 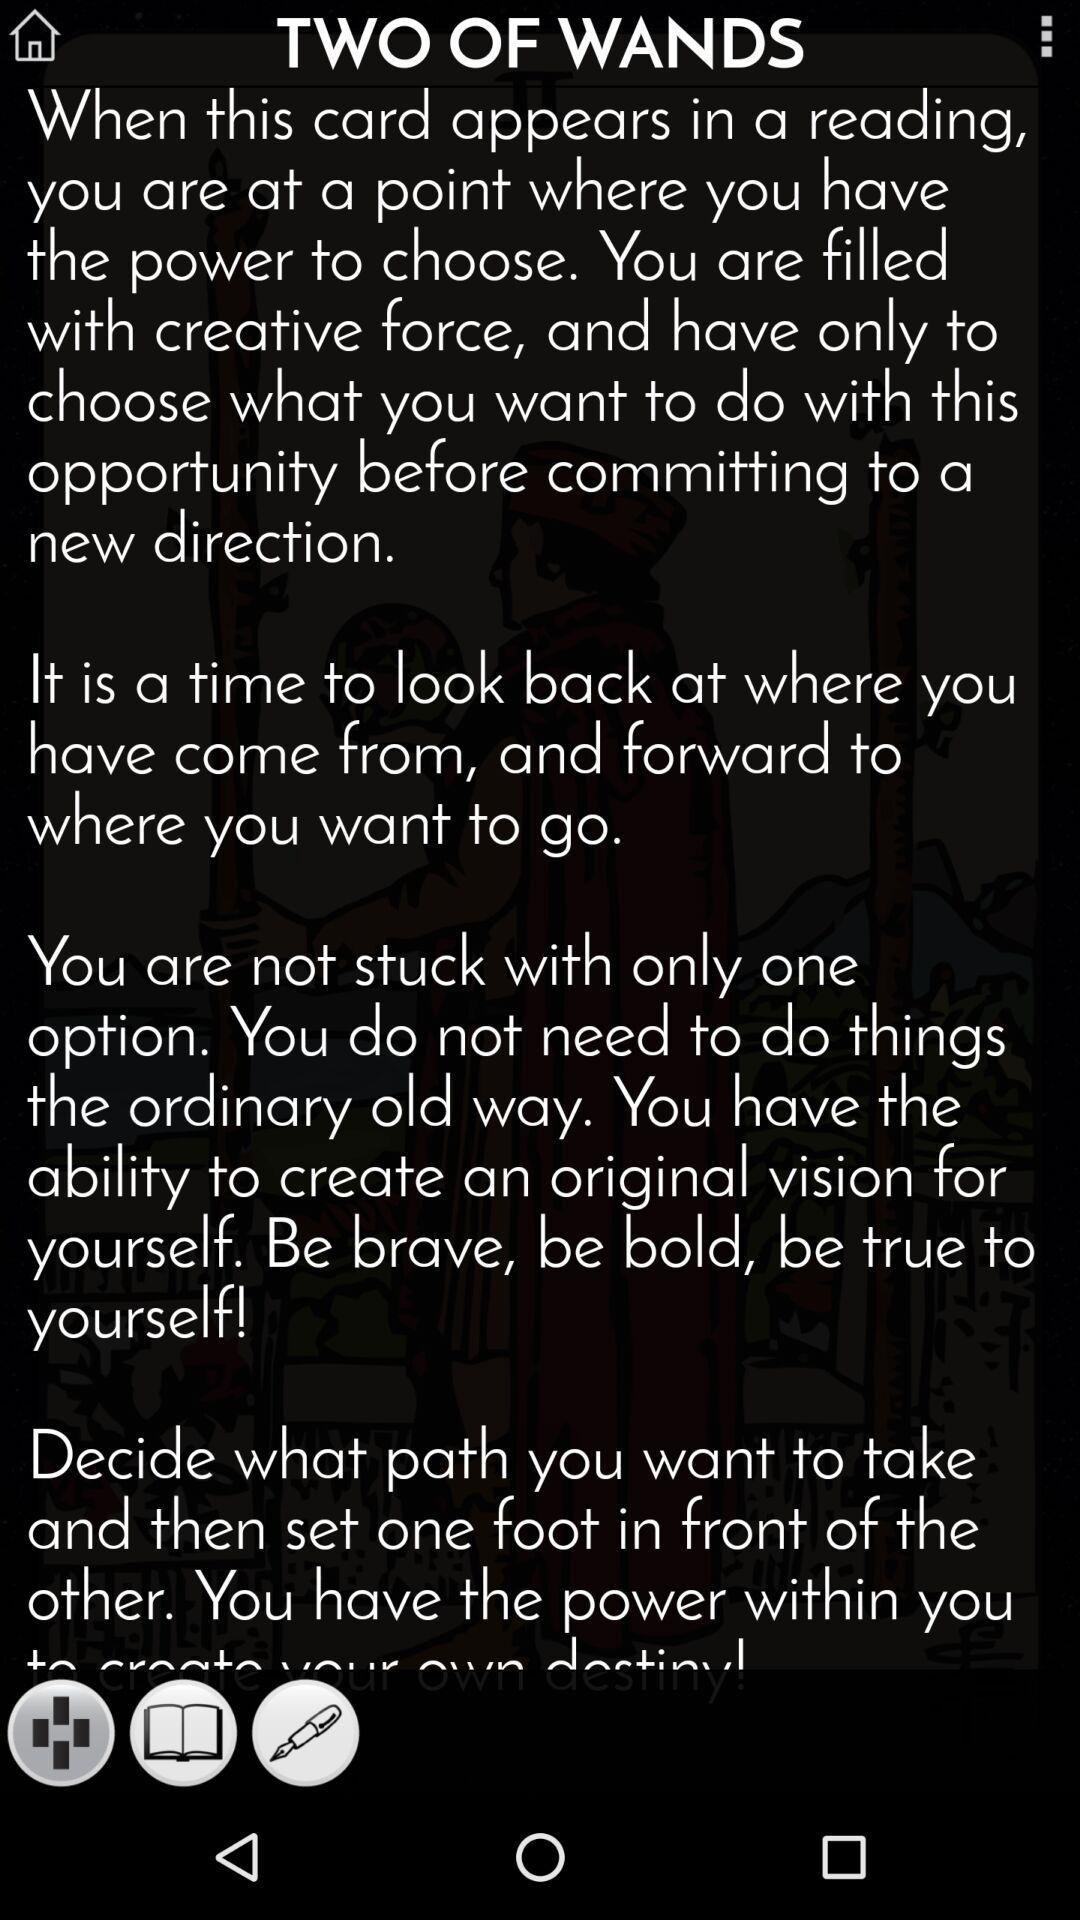 What do you see at coordinates (1044, 37) in the screenshot?
I see `the more icon` at bounding box center [1044, 37].